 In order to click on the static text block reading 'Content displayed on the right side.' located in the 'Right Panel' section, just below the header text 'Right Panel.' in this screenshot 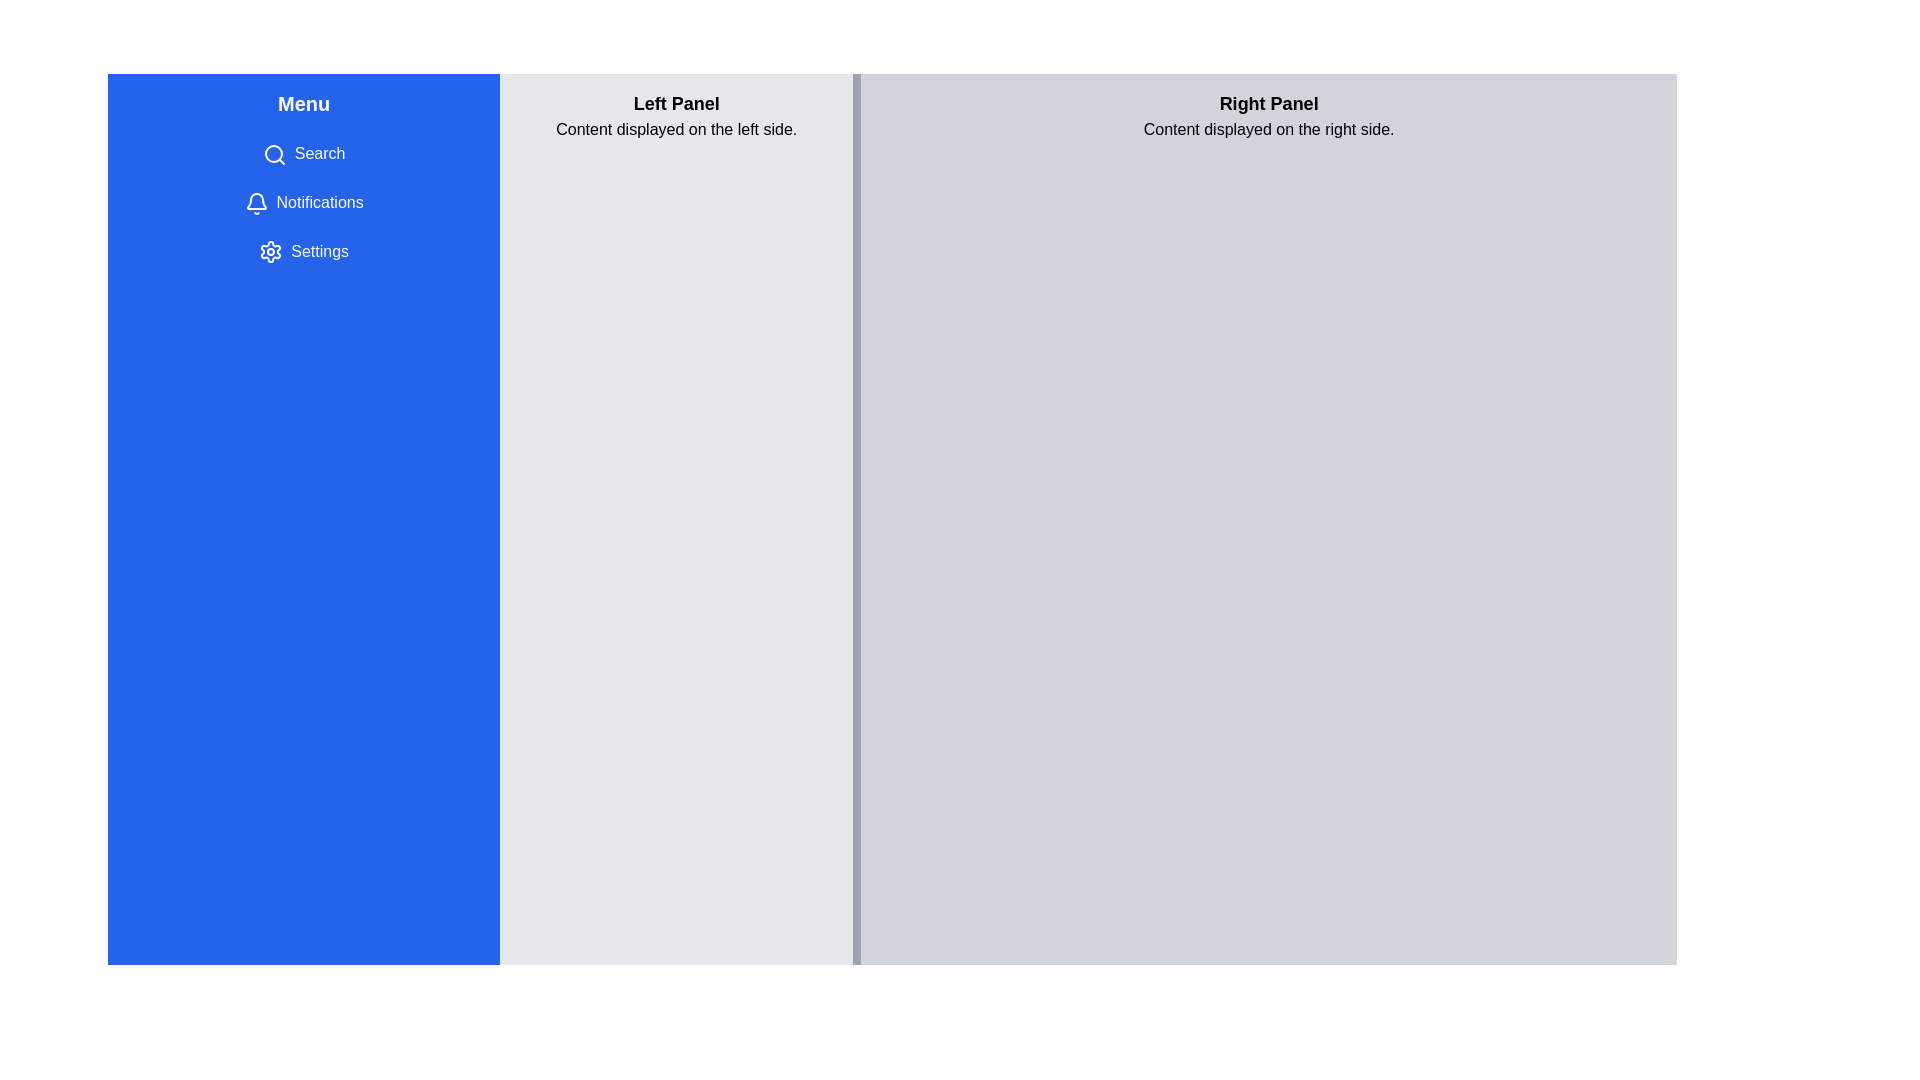, I will do `click(1268, 130)`.